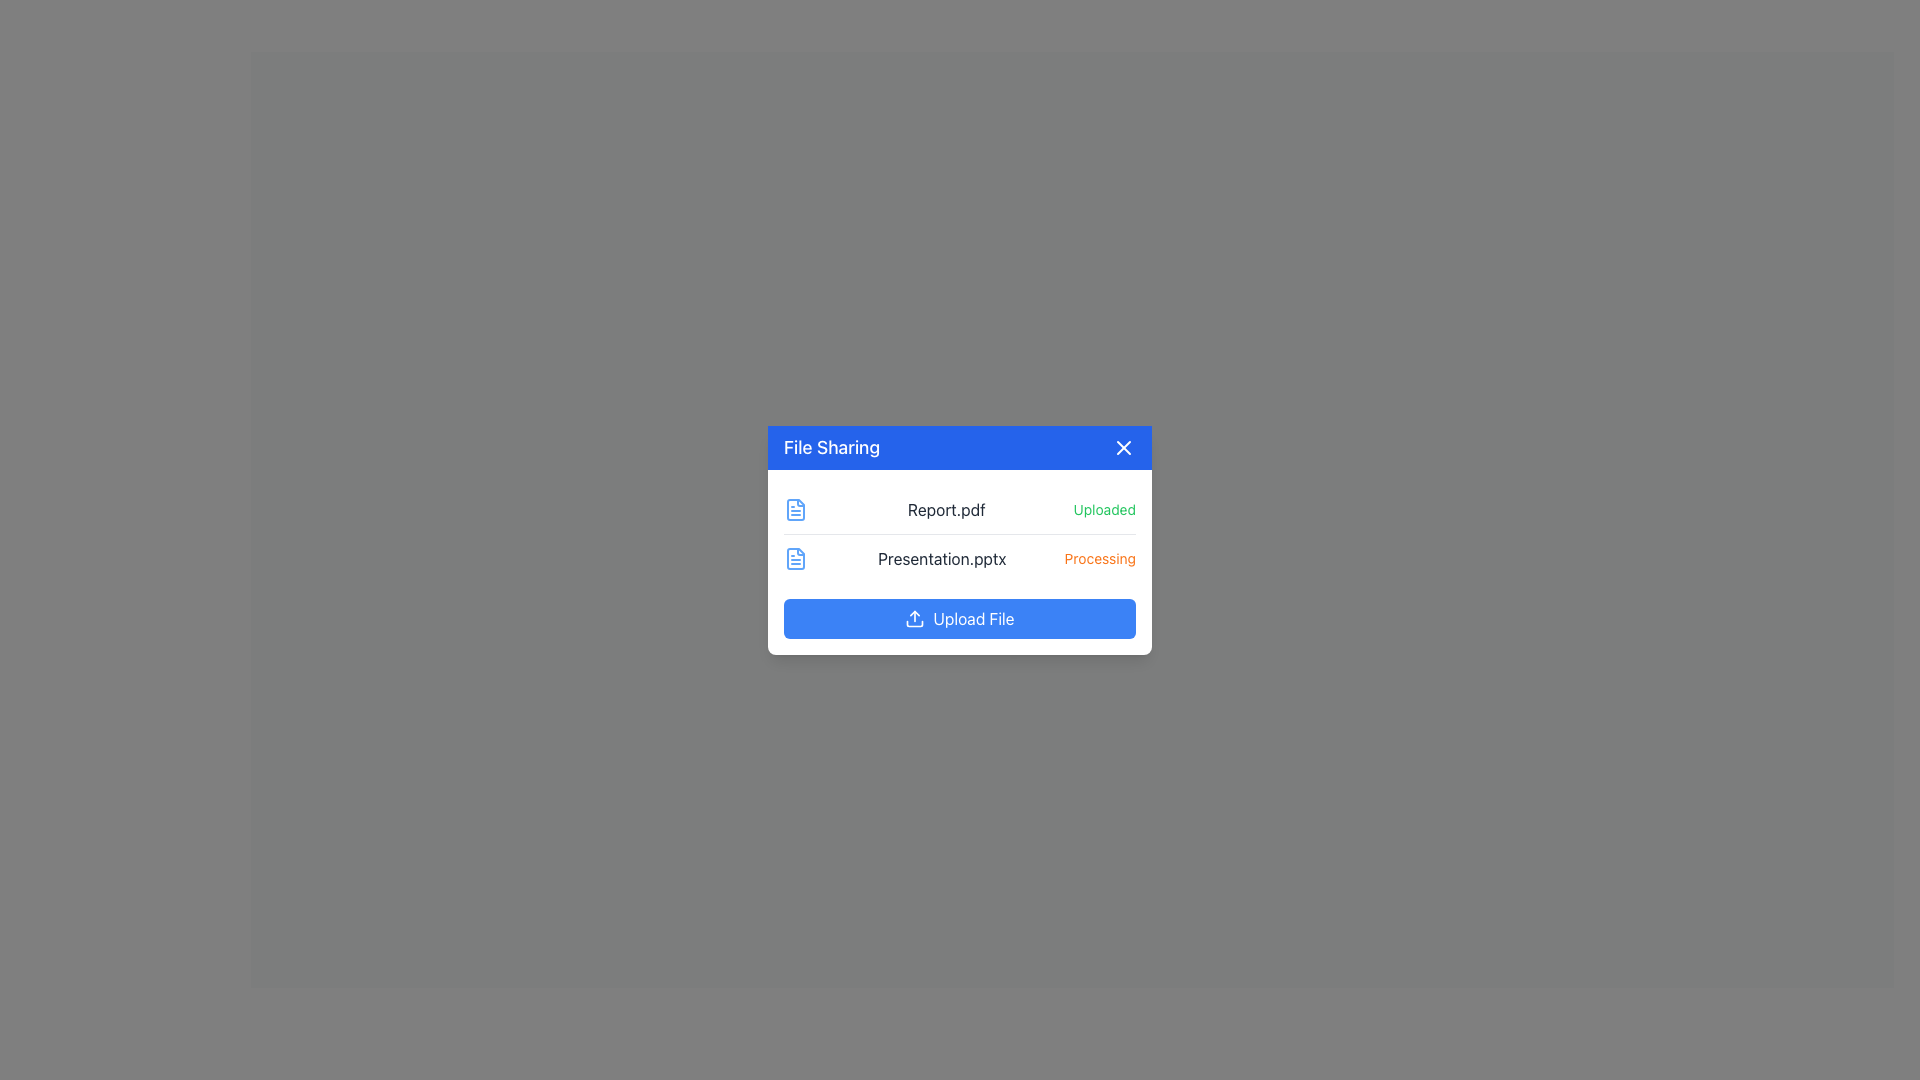 This screenshot has width=1920, height=1080. Describe the element at coordinates (960, 558) in the screenshot. I see `the list item displaying the file 'Presentation.pptx'` at that location.